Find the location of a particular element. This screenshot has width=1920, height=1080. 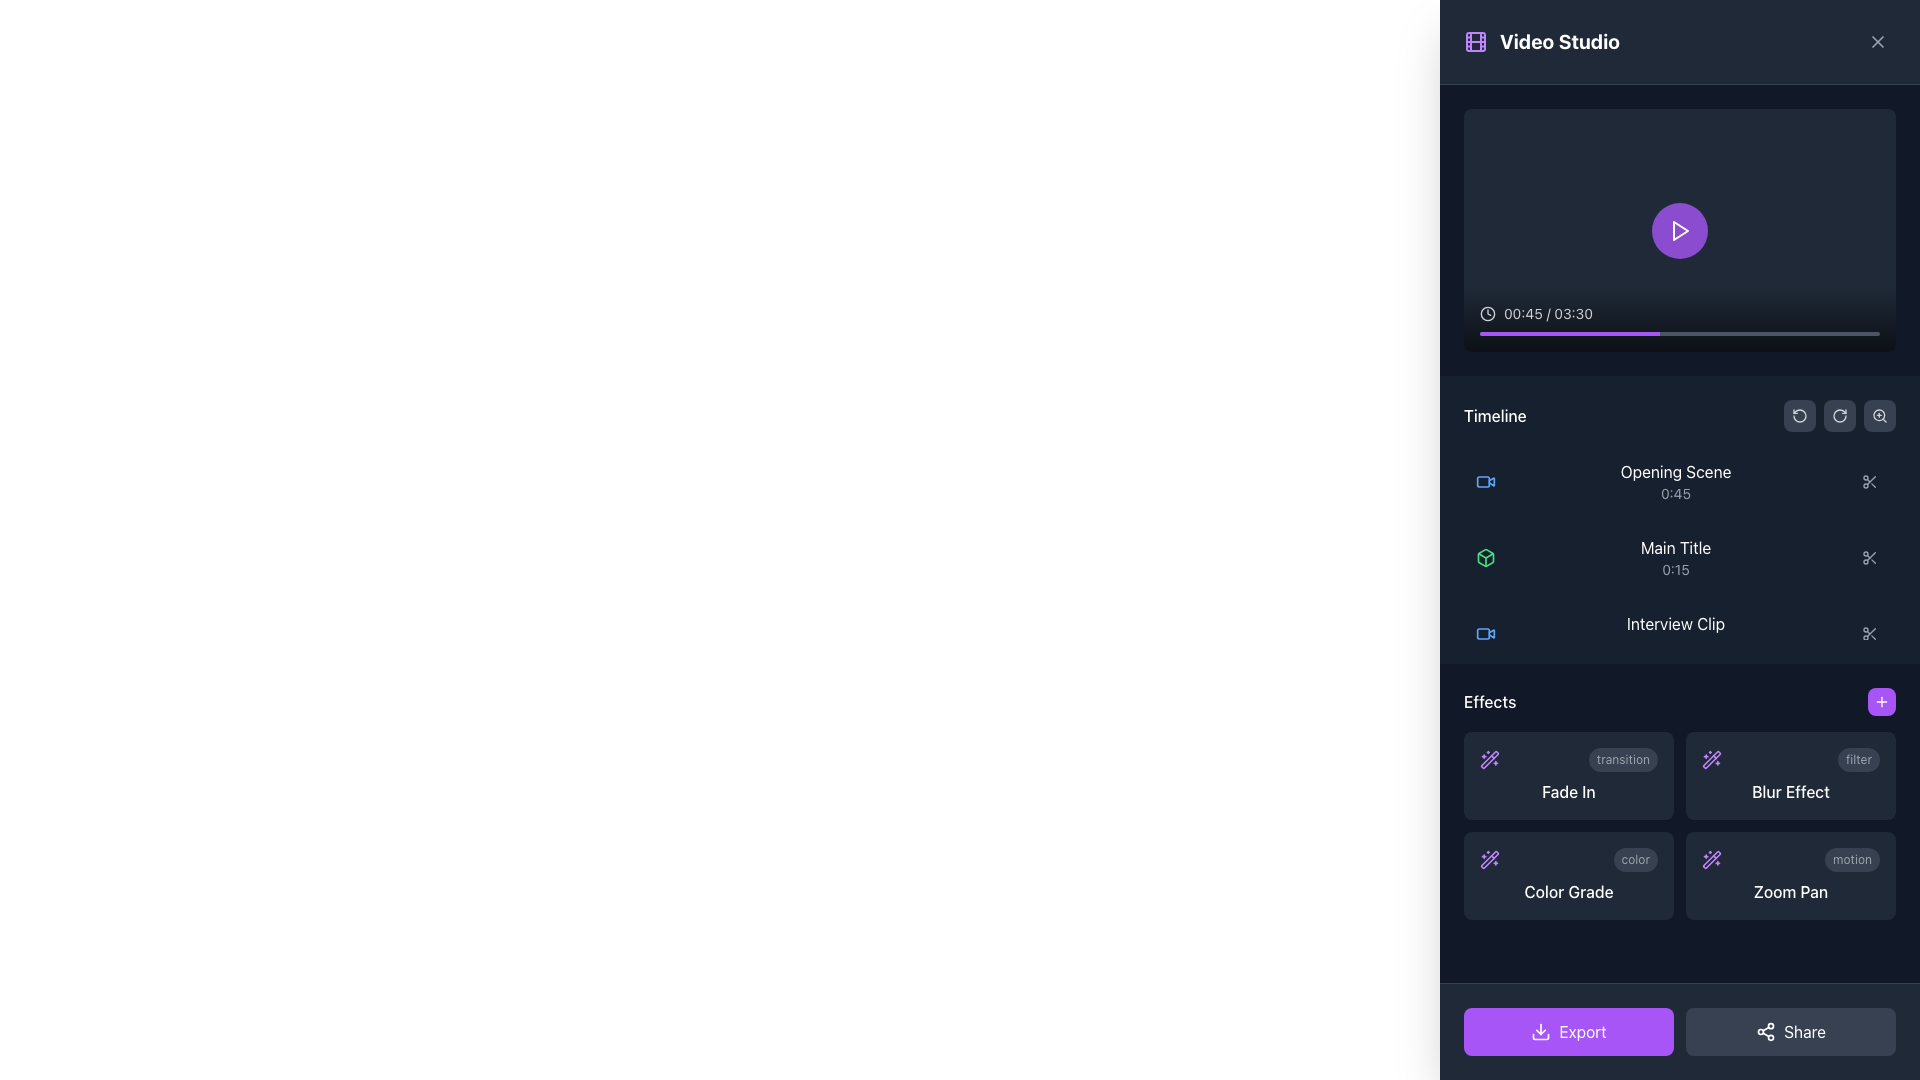

the compact, square-shaped icon with a green outline representing a 3D box design, located to the left of the text 'Main Title' in the 'Timeline' section is located at coordinates (1486, 558).